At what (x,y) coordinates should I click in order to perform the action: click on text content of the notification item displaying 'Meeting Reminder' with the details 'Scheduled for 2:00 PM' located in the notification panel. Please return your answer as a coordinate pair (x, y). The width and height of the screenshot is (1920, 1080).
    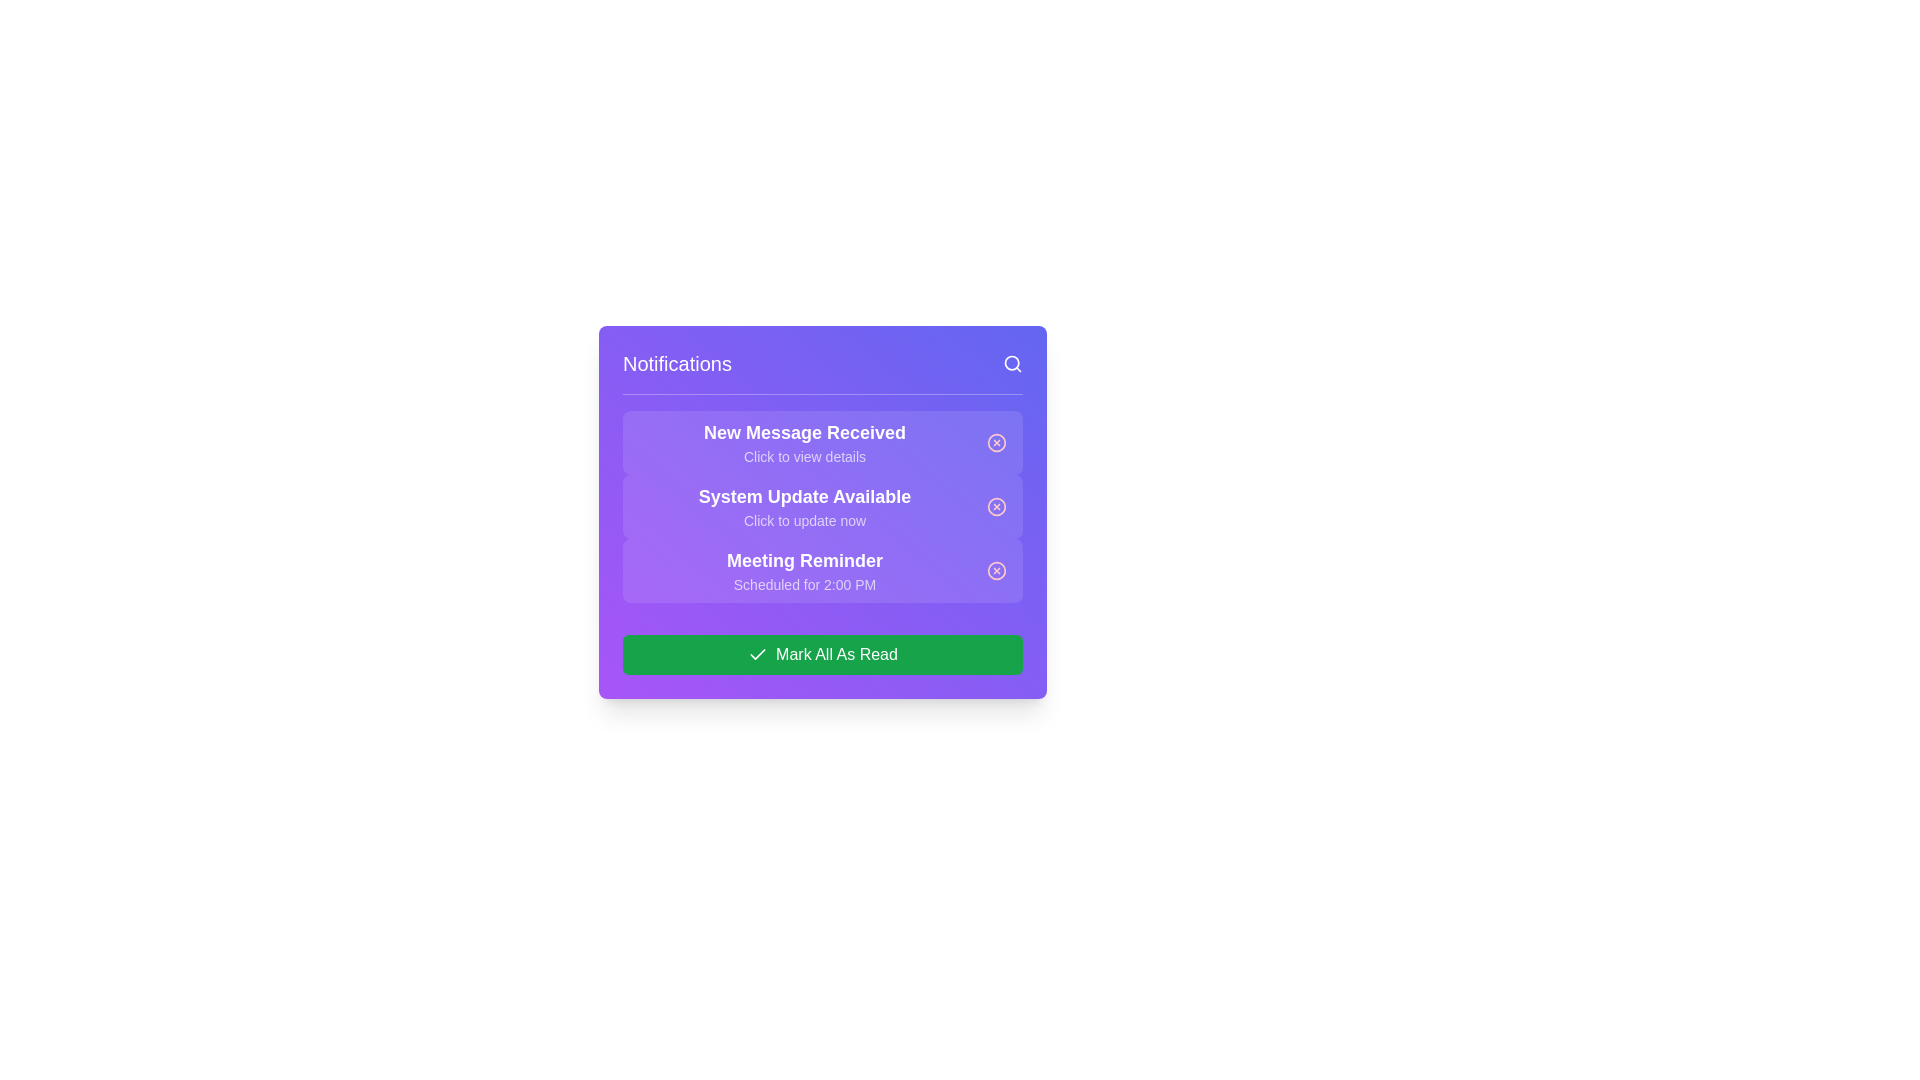
    Looking at the image, I should click on (805, 570).